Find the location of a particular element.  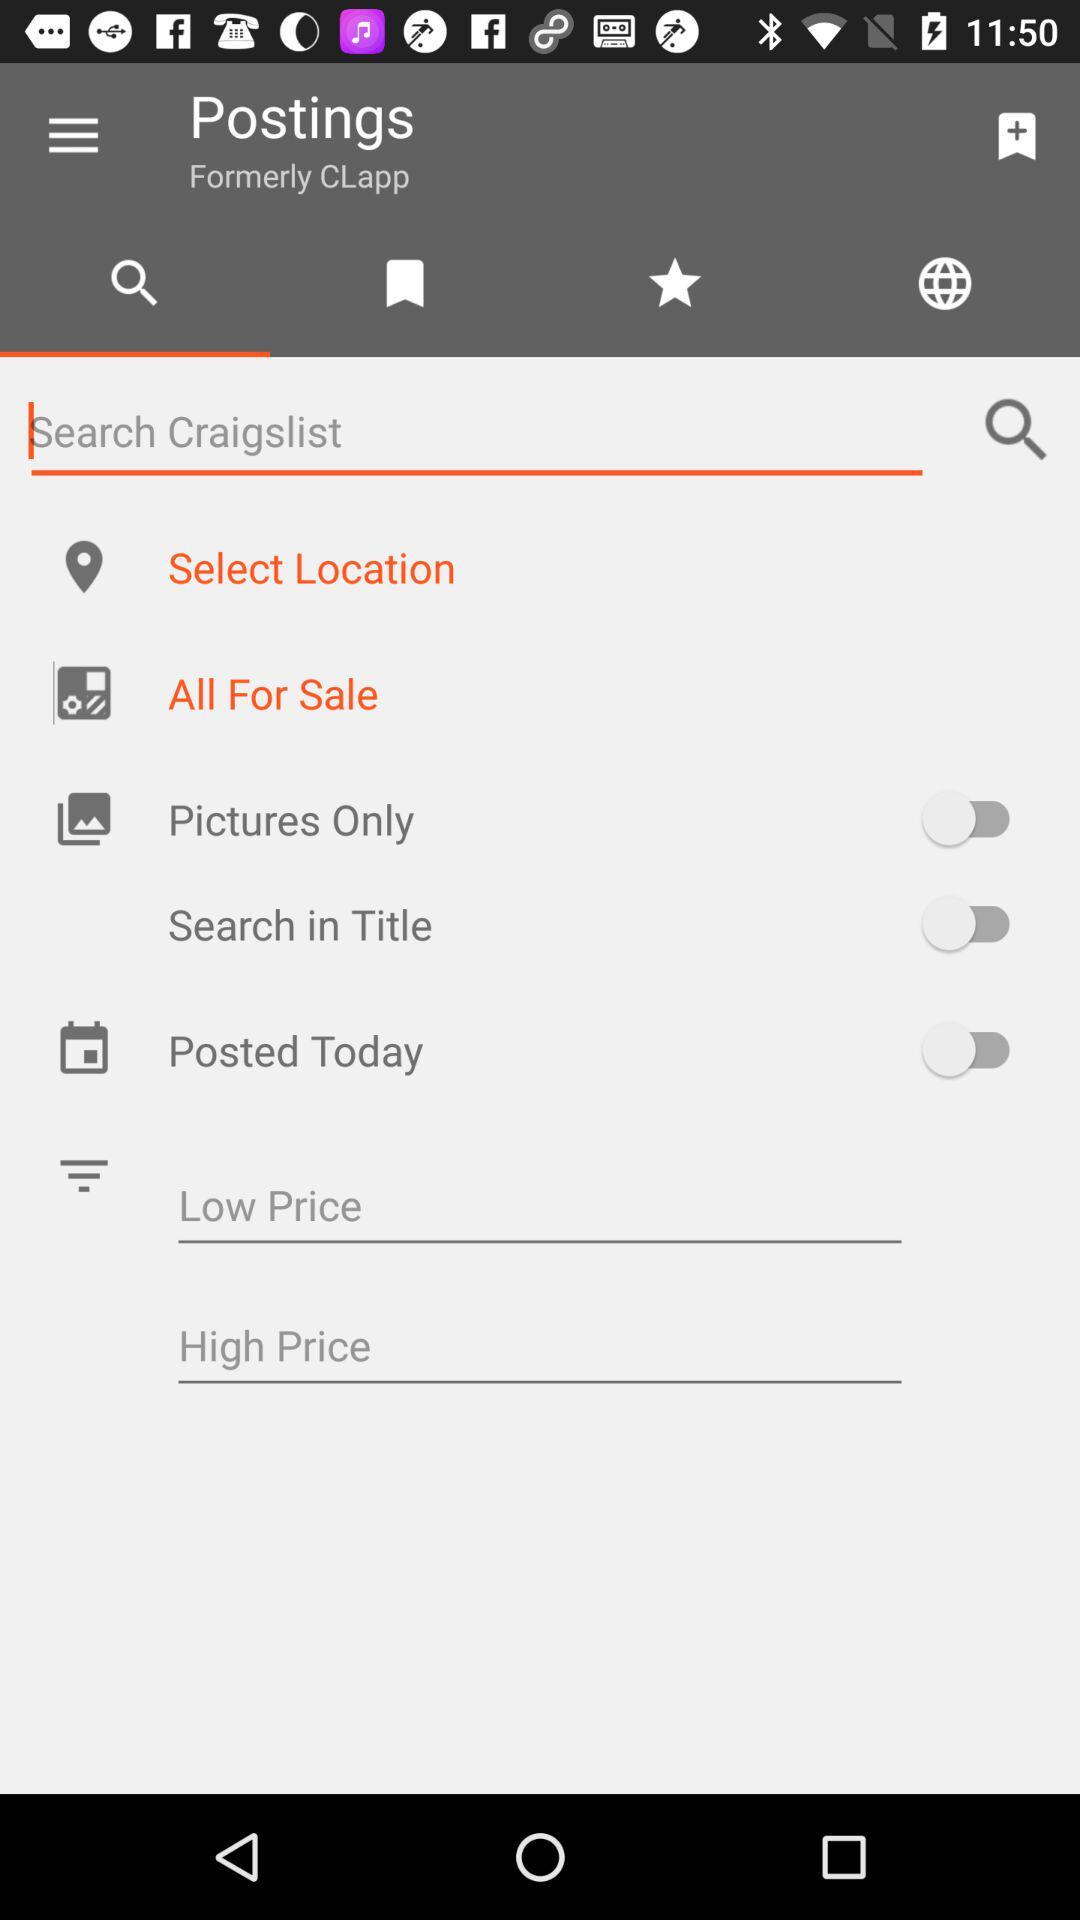

the search icon is located at coordinates (1017, 429).